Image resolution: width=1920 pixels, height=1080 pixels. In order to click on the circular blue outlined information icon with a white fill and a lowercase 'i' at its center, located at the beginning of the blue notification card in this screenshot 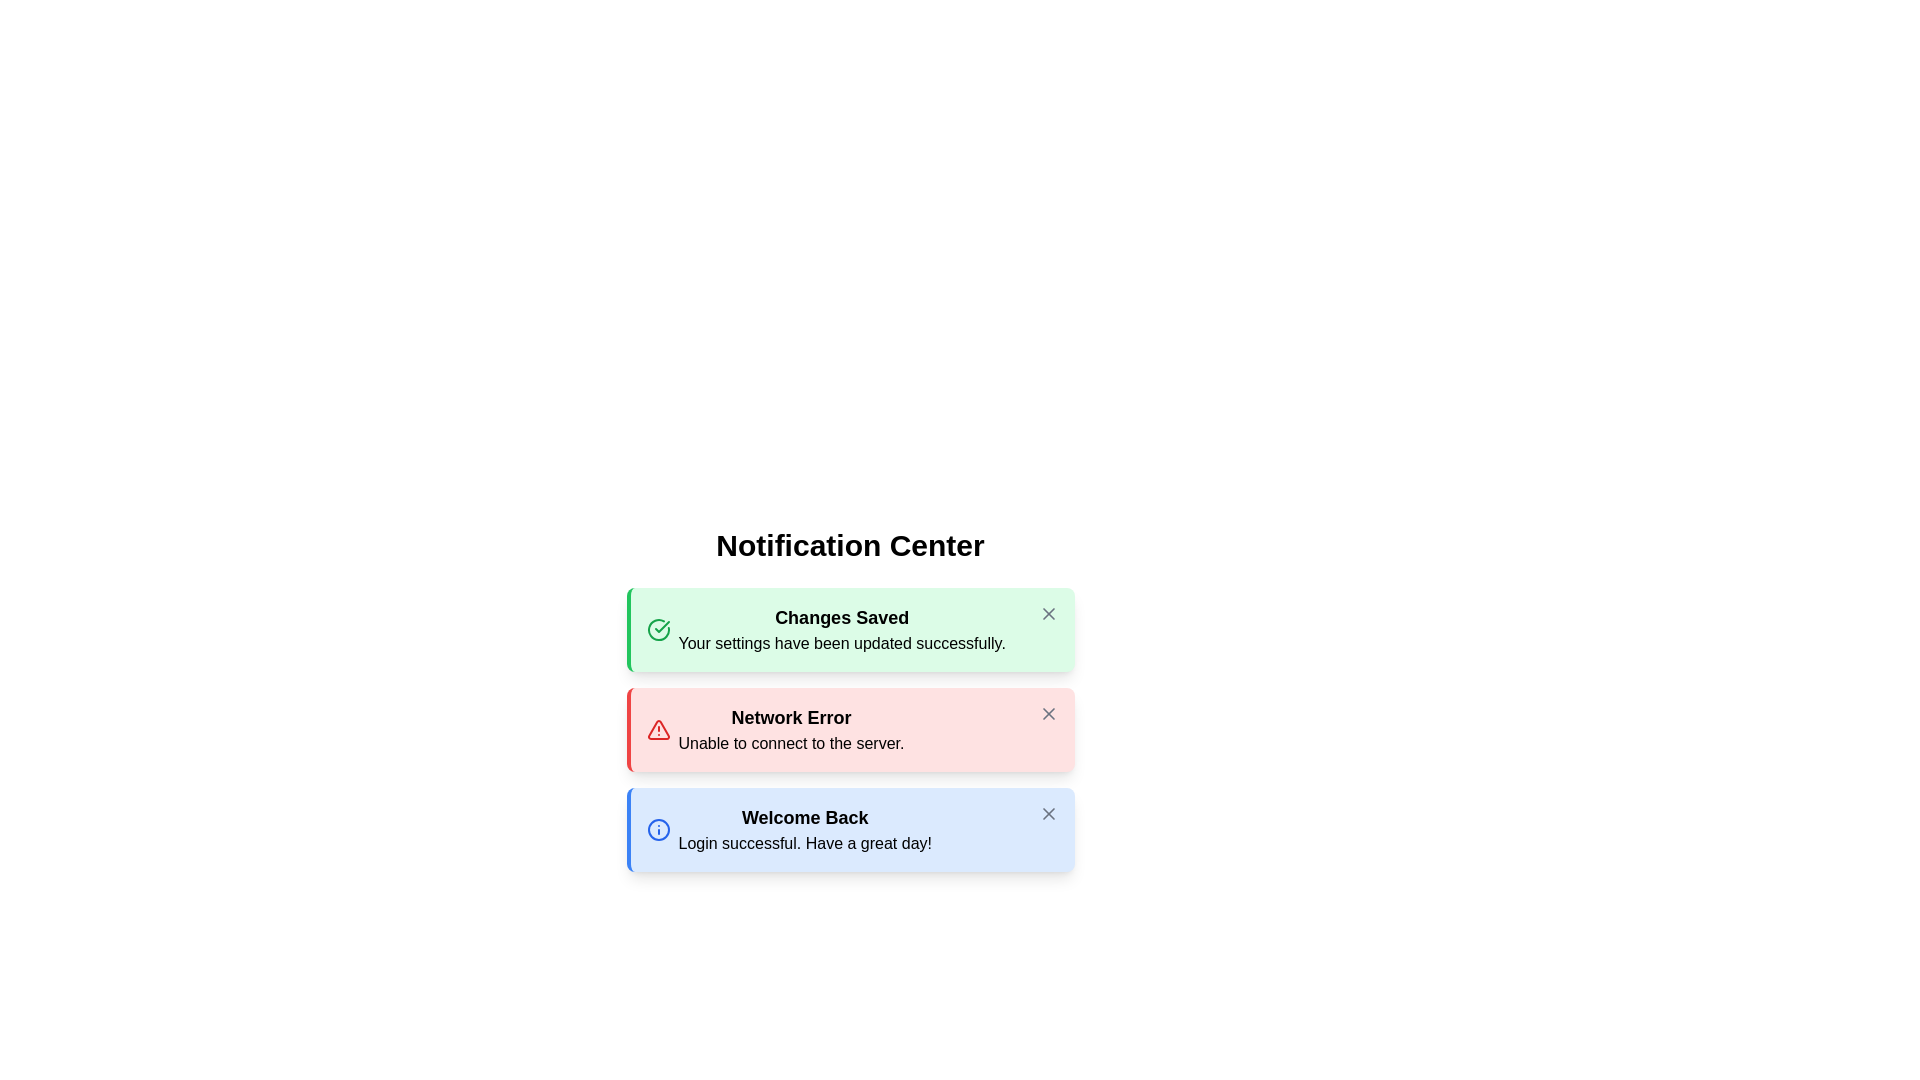, I will do `click(658, 829)`.